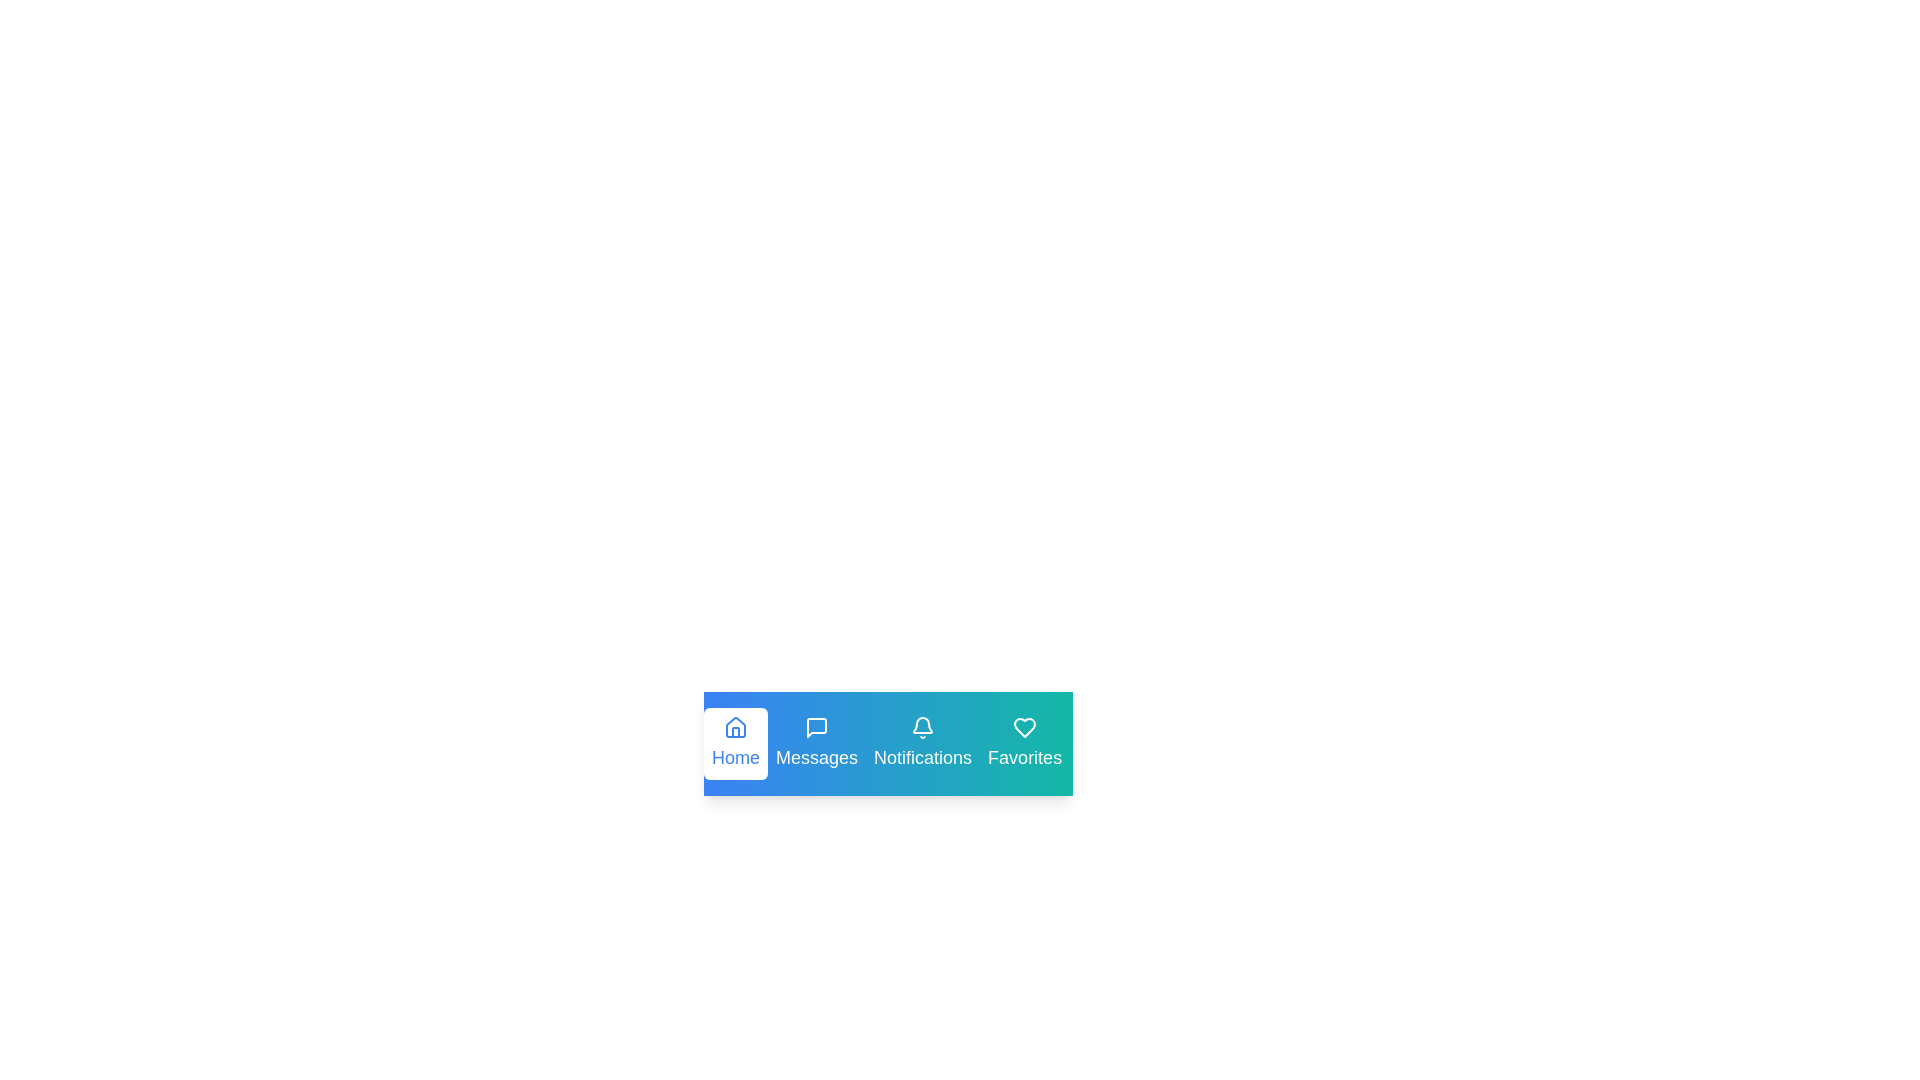 The width and height of the screenshot is (1920, 1080). Describe the element at coordinates (816, 744) in the screenshot. I see `the Messages tab by clicking on it` at that location.